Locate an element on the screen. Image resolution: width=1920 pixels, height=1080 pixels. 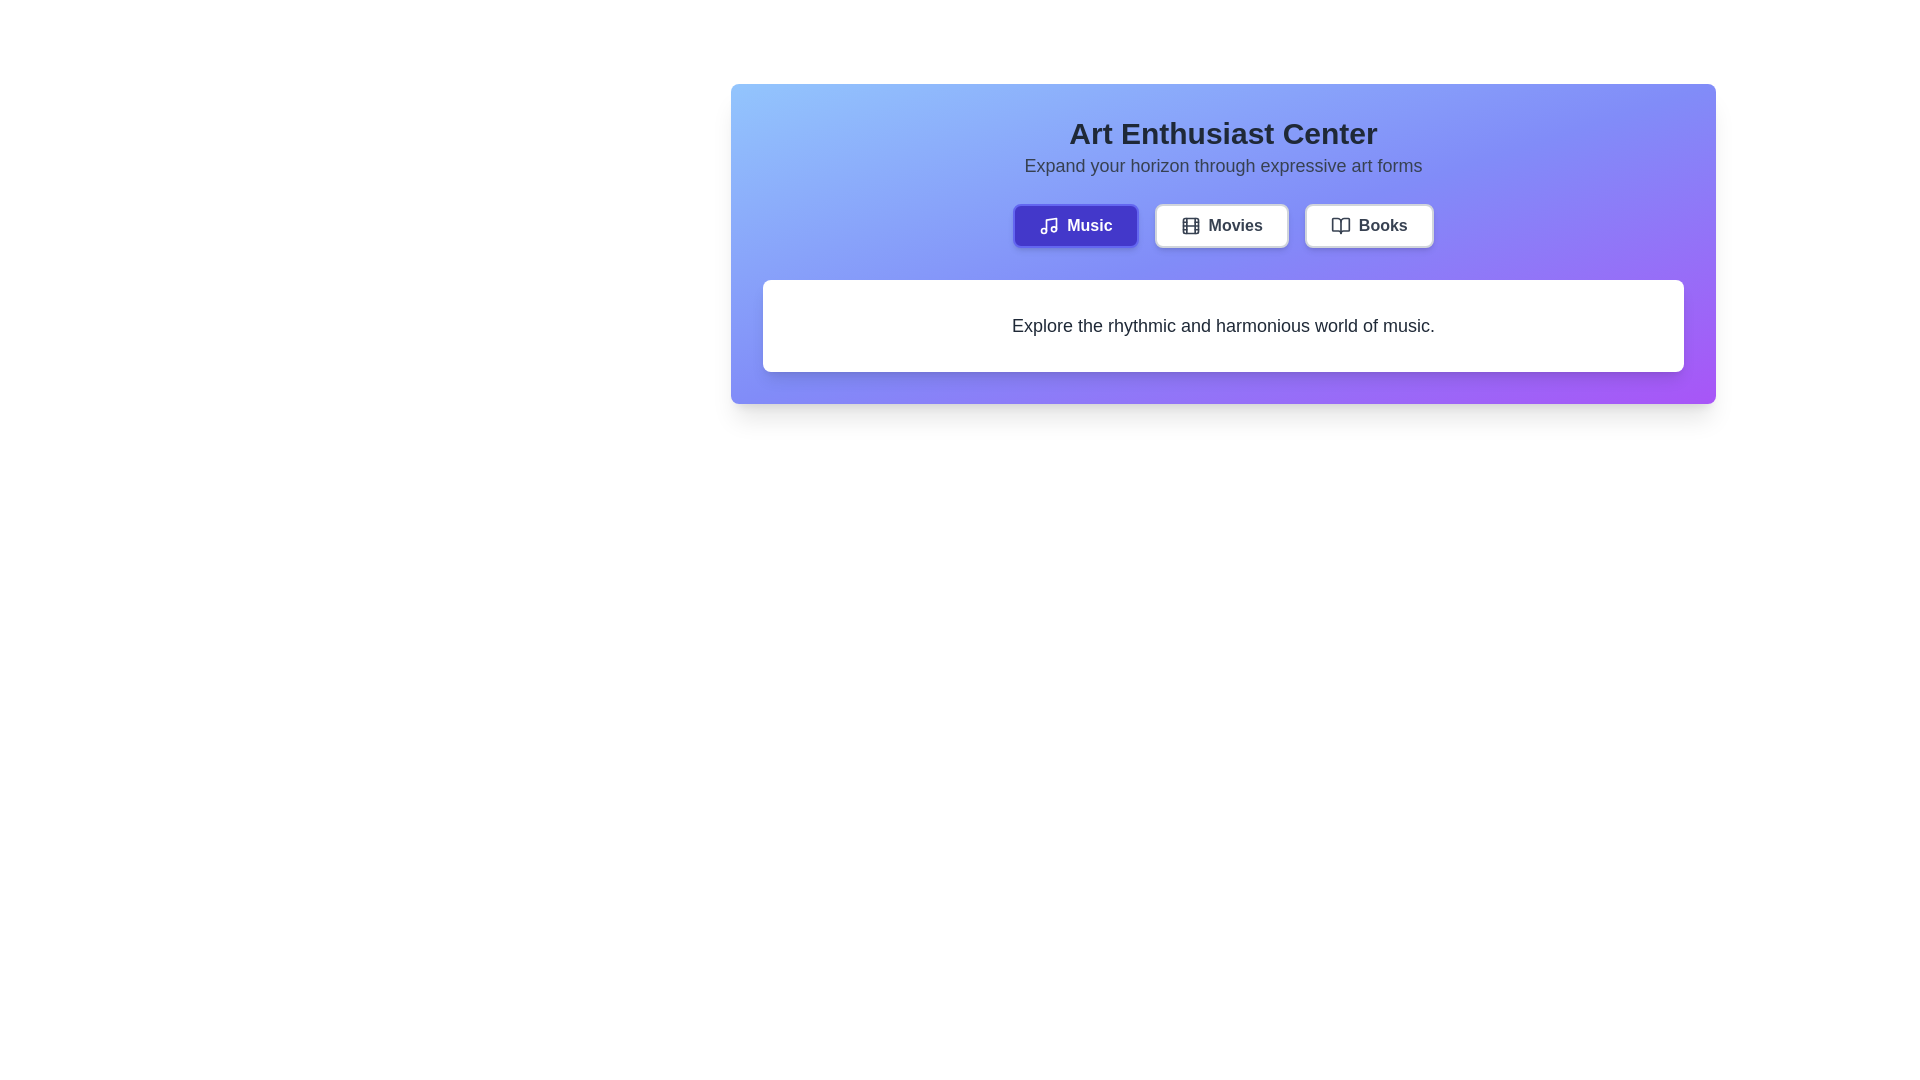
the tab labeled Movies to select it is located at coordinates (1220, 225).